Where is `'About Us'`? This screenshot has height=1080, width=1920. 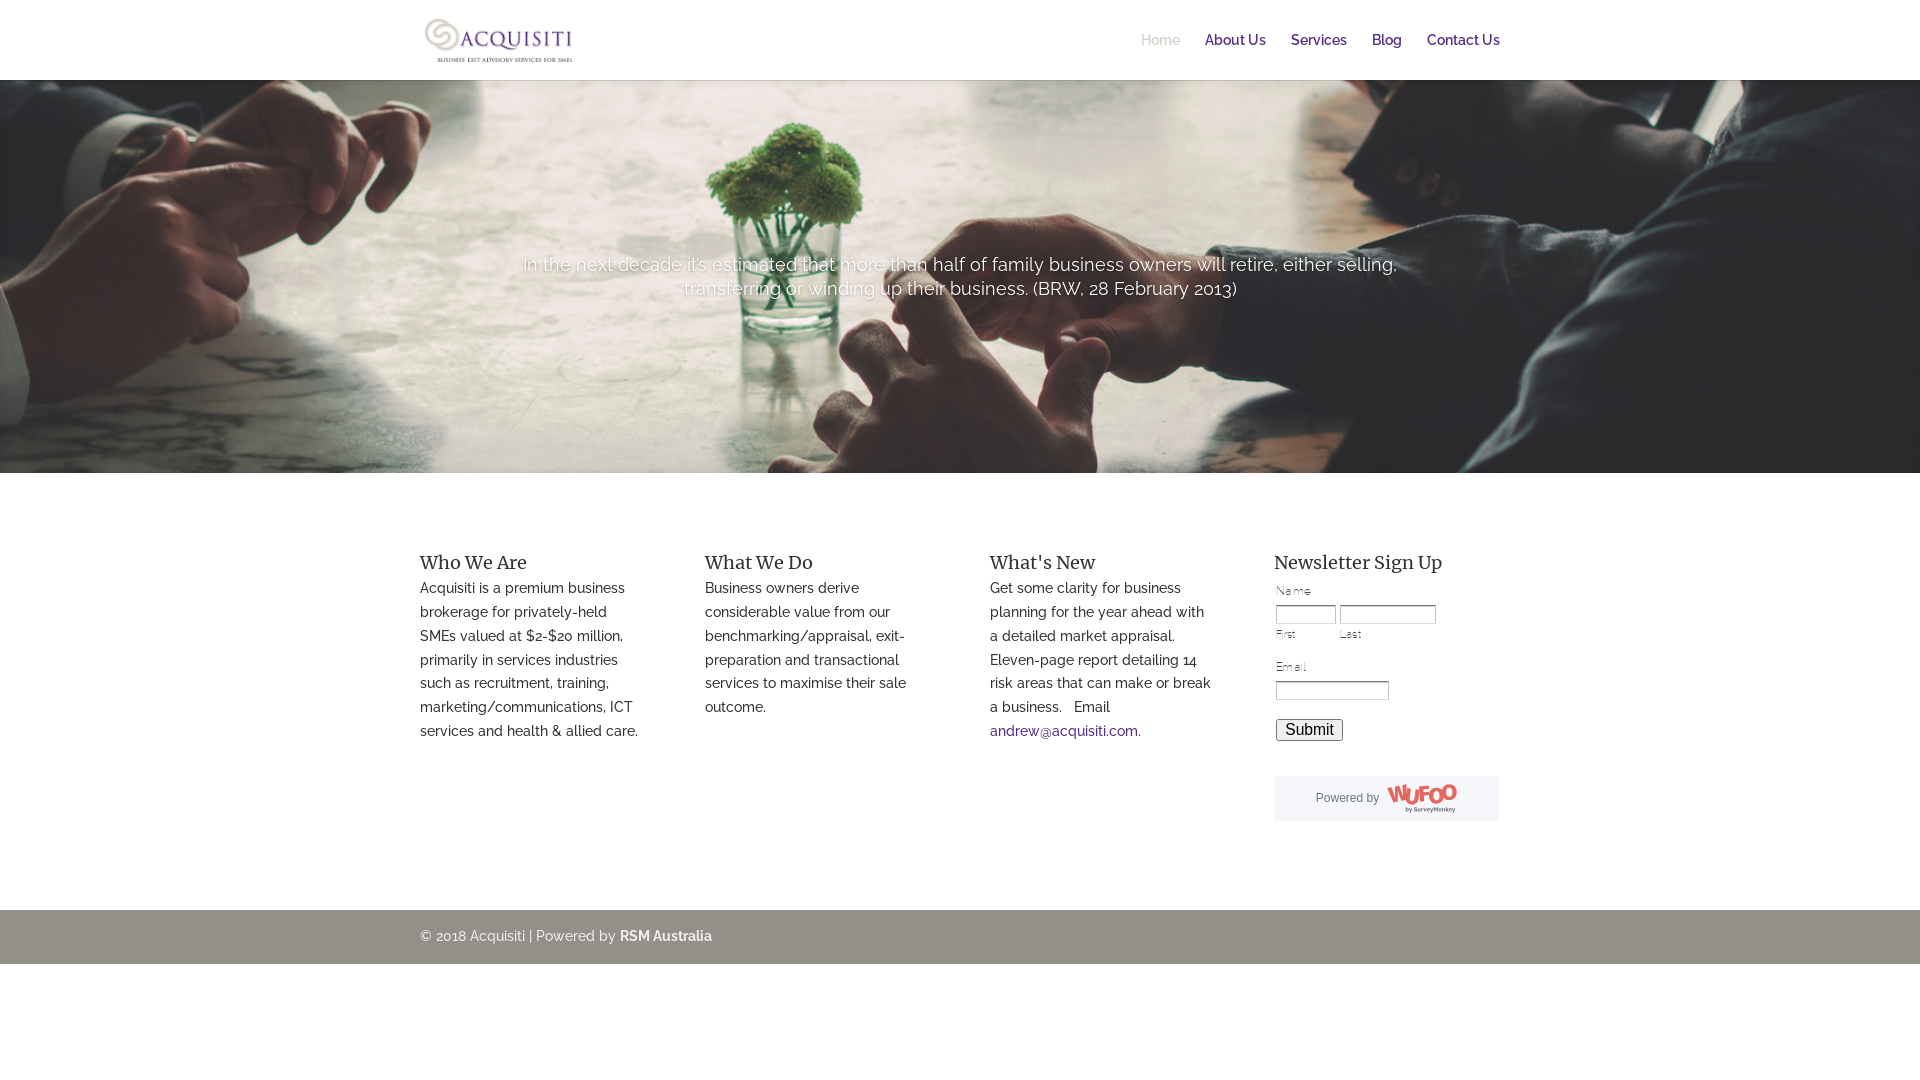
'About Us' is located at coordinates (1234, 55).